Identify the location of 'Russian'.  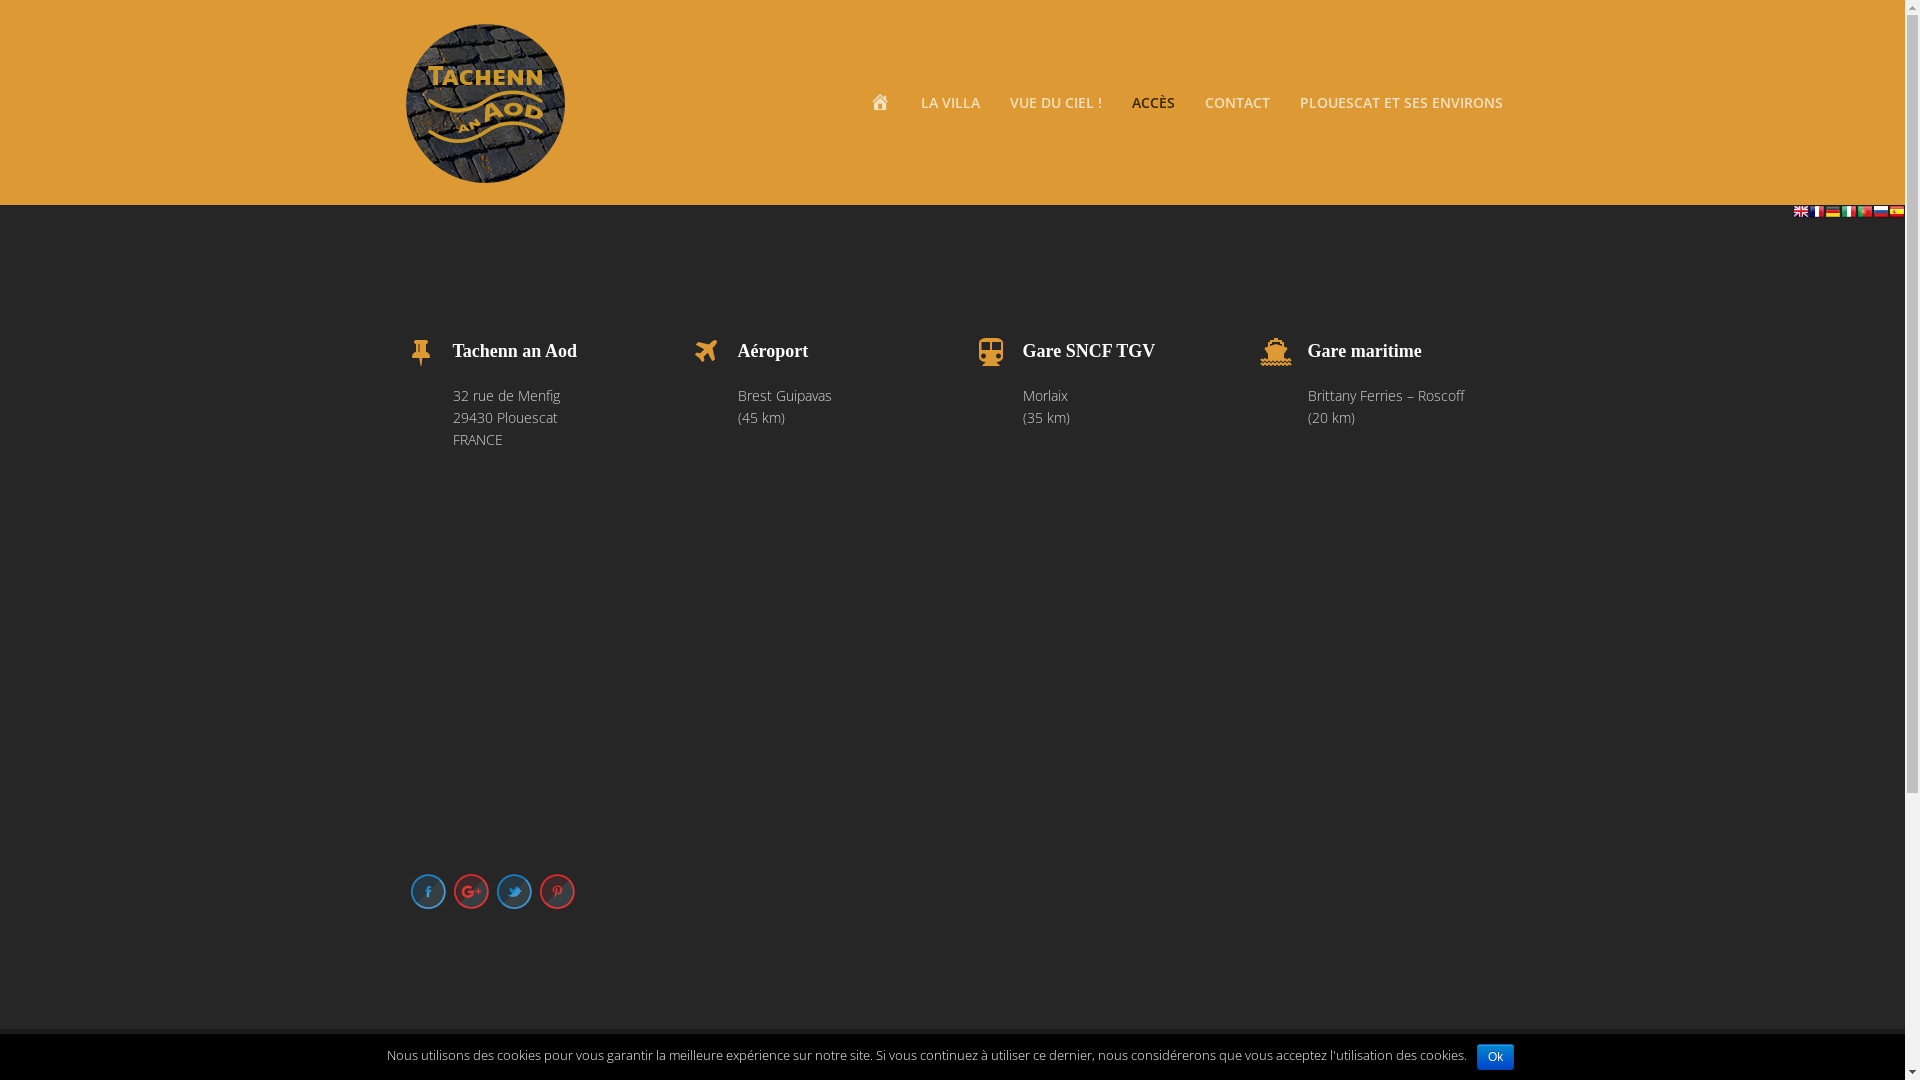
(1880, 216).